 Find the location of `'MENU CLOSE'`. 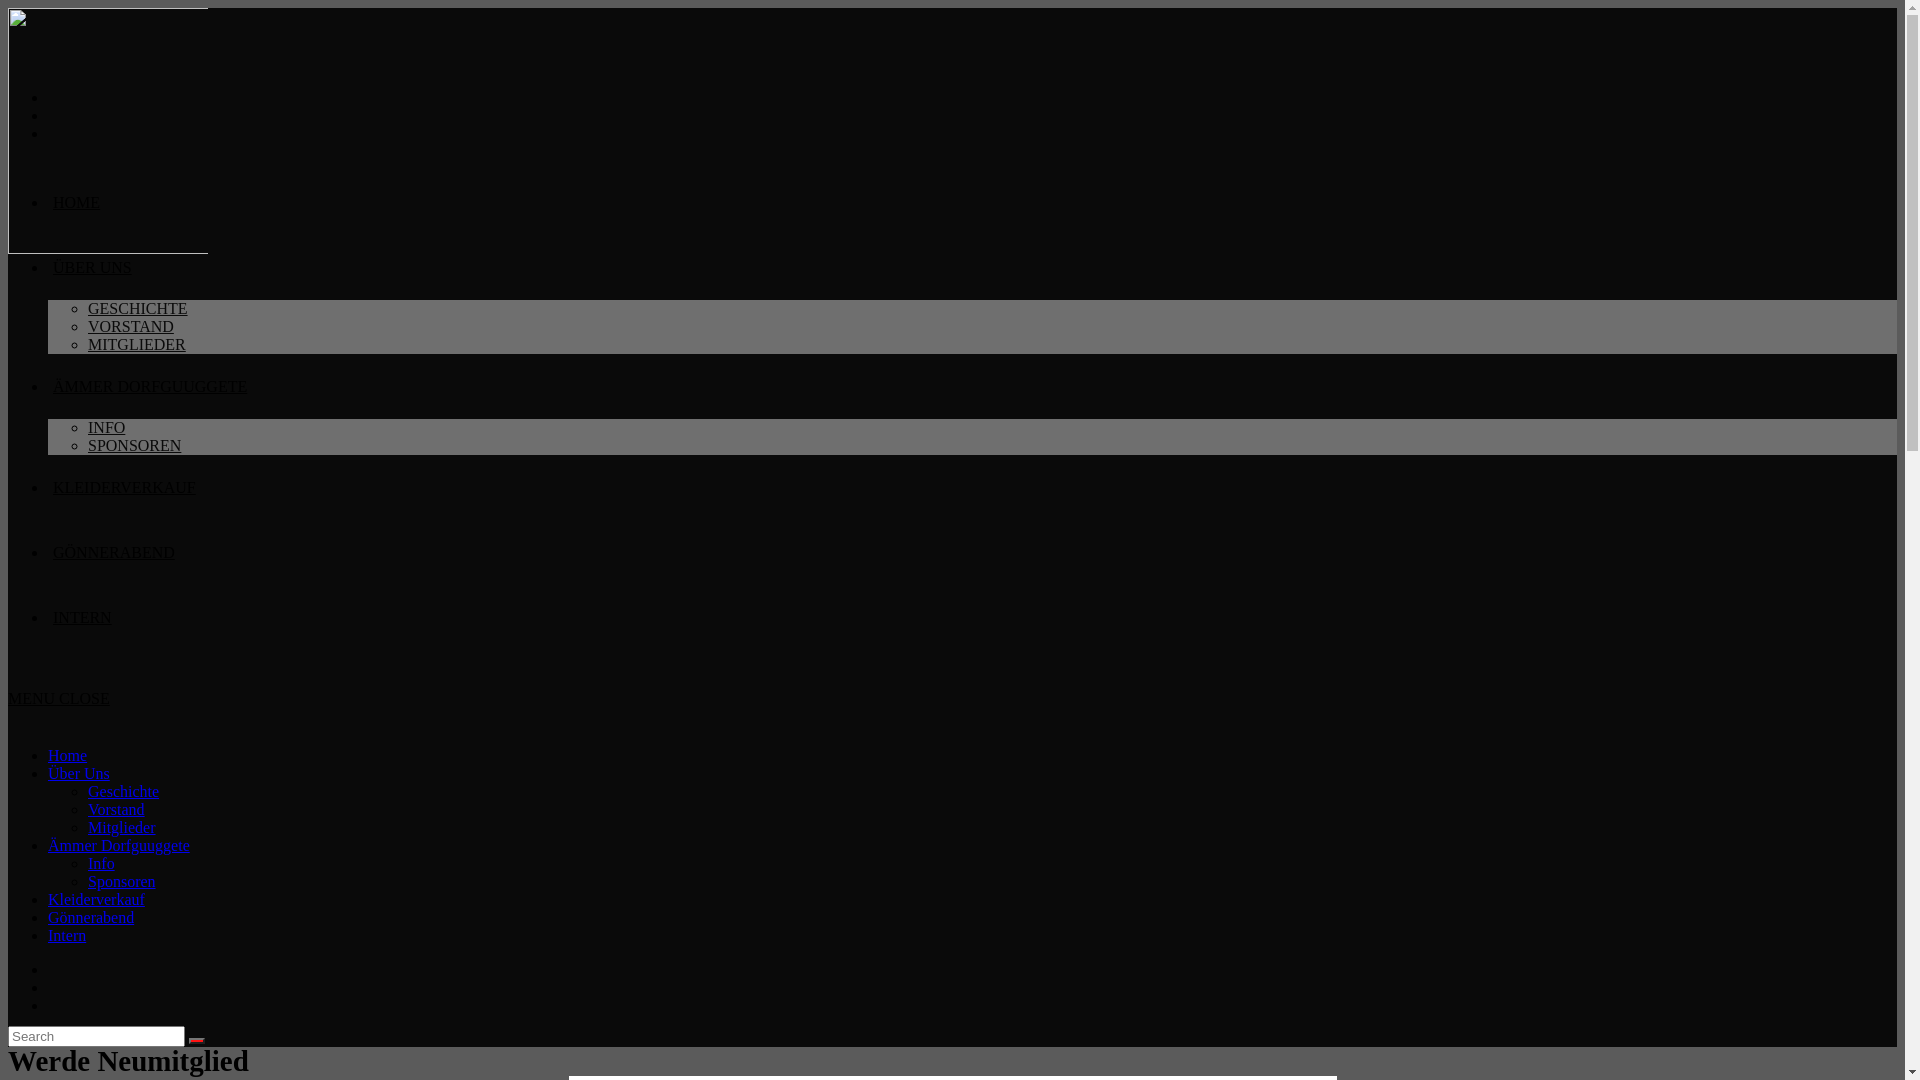

'MENU CLOSE' is located at coordinates (8, 697).